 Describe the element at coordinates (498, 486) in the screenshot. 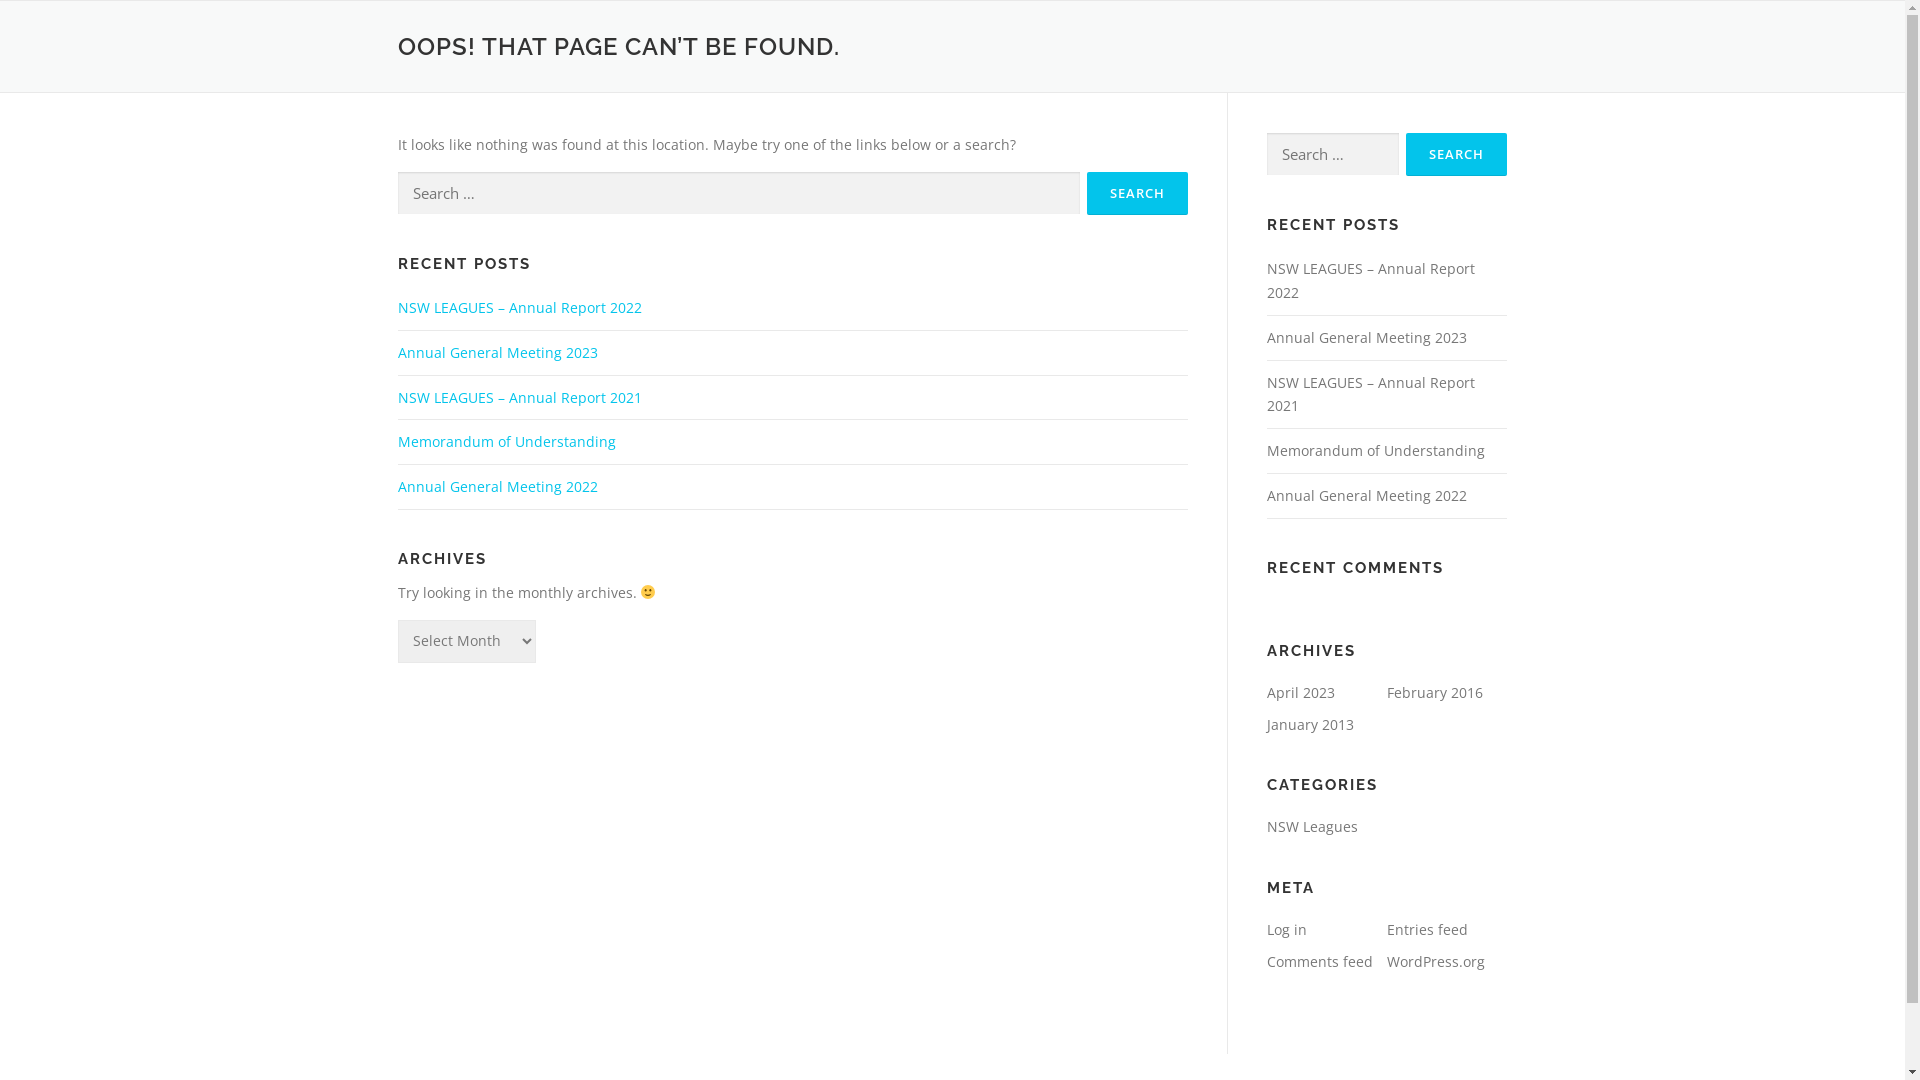

I see `'Annual General Meeting 2022'` at that location.